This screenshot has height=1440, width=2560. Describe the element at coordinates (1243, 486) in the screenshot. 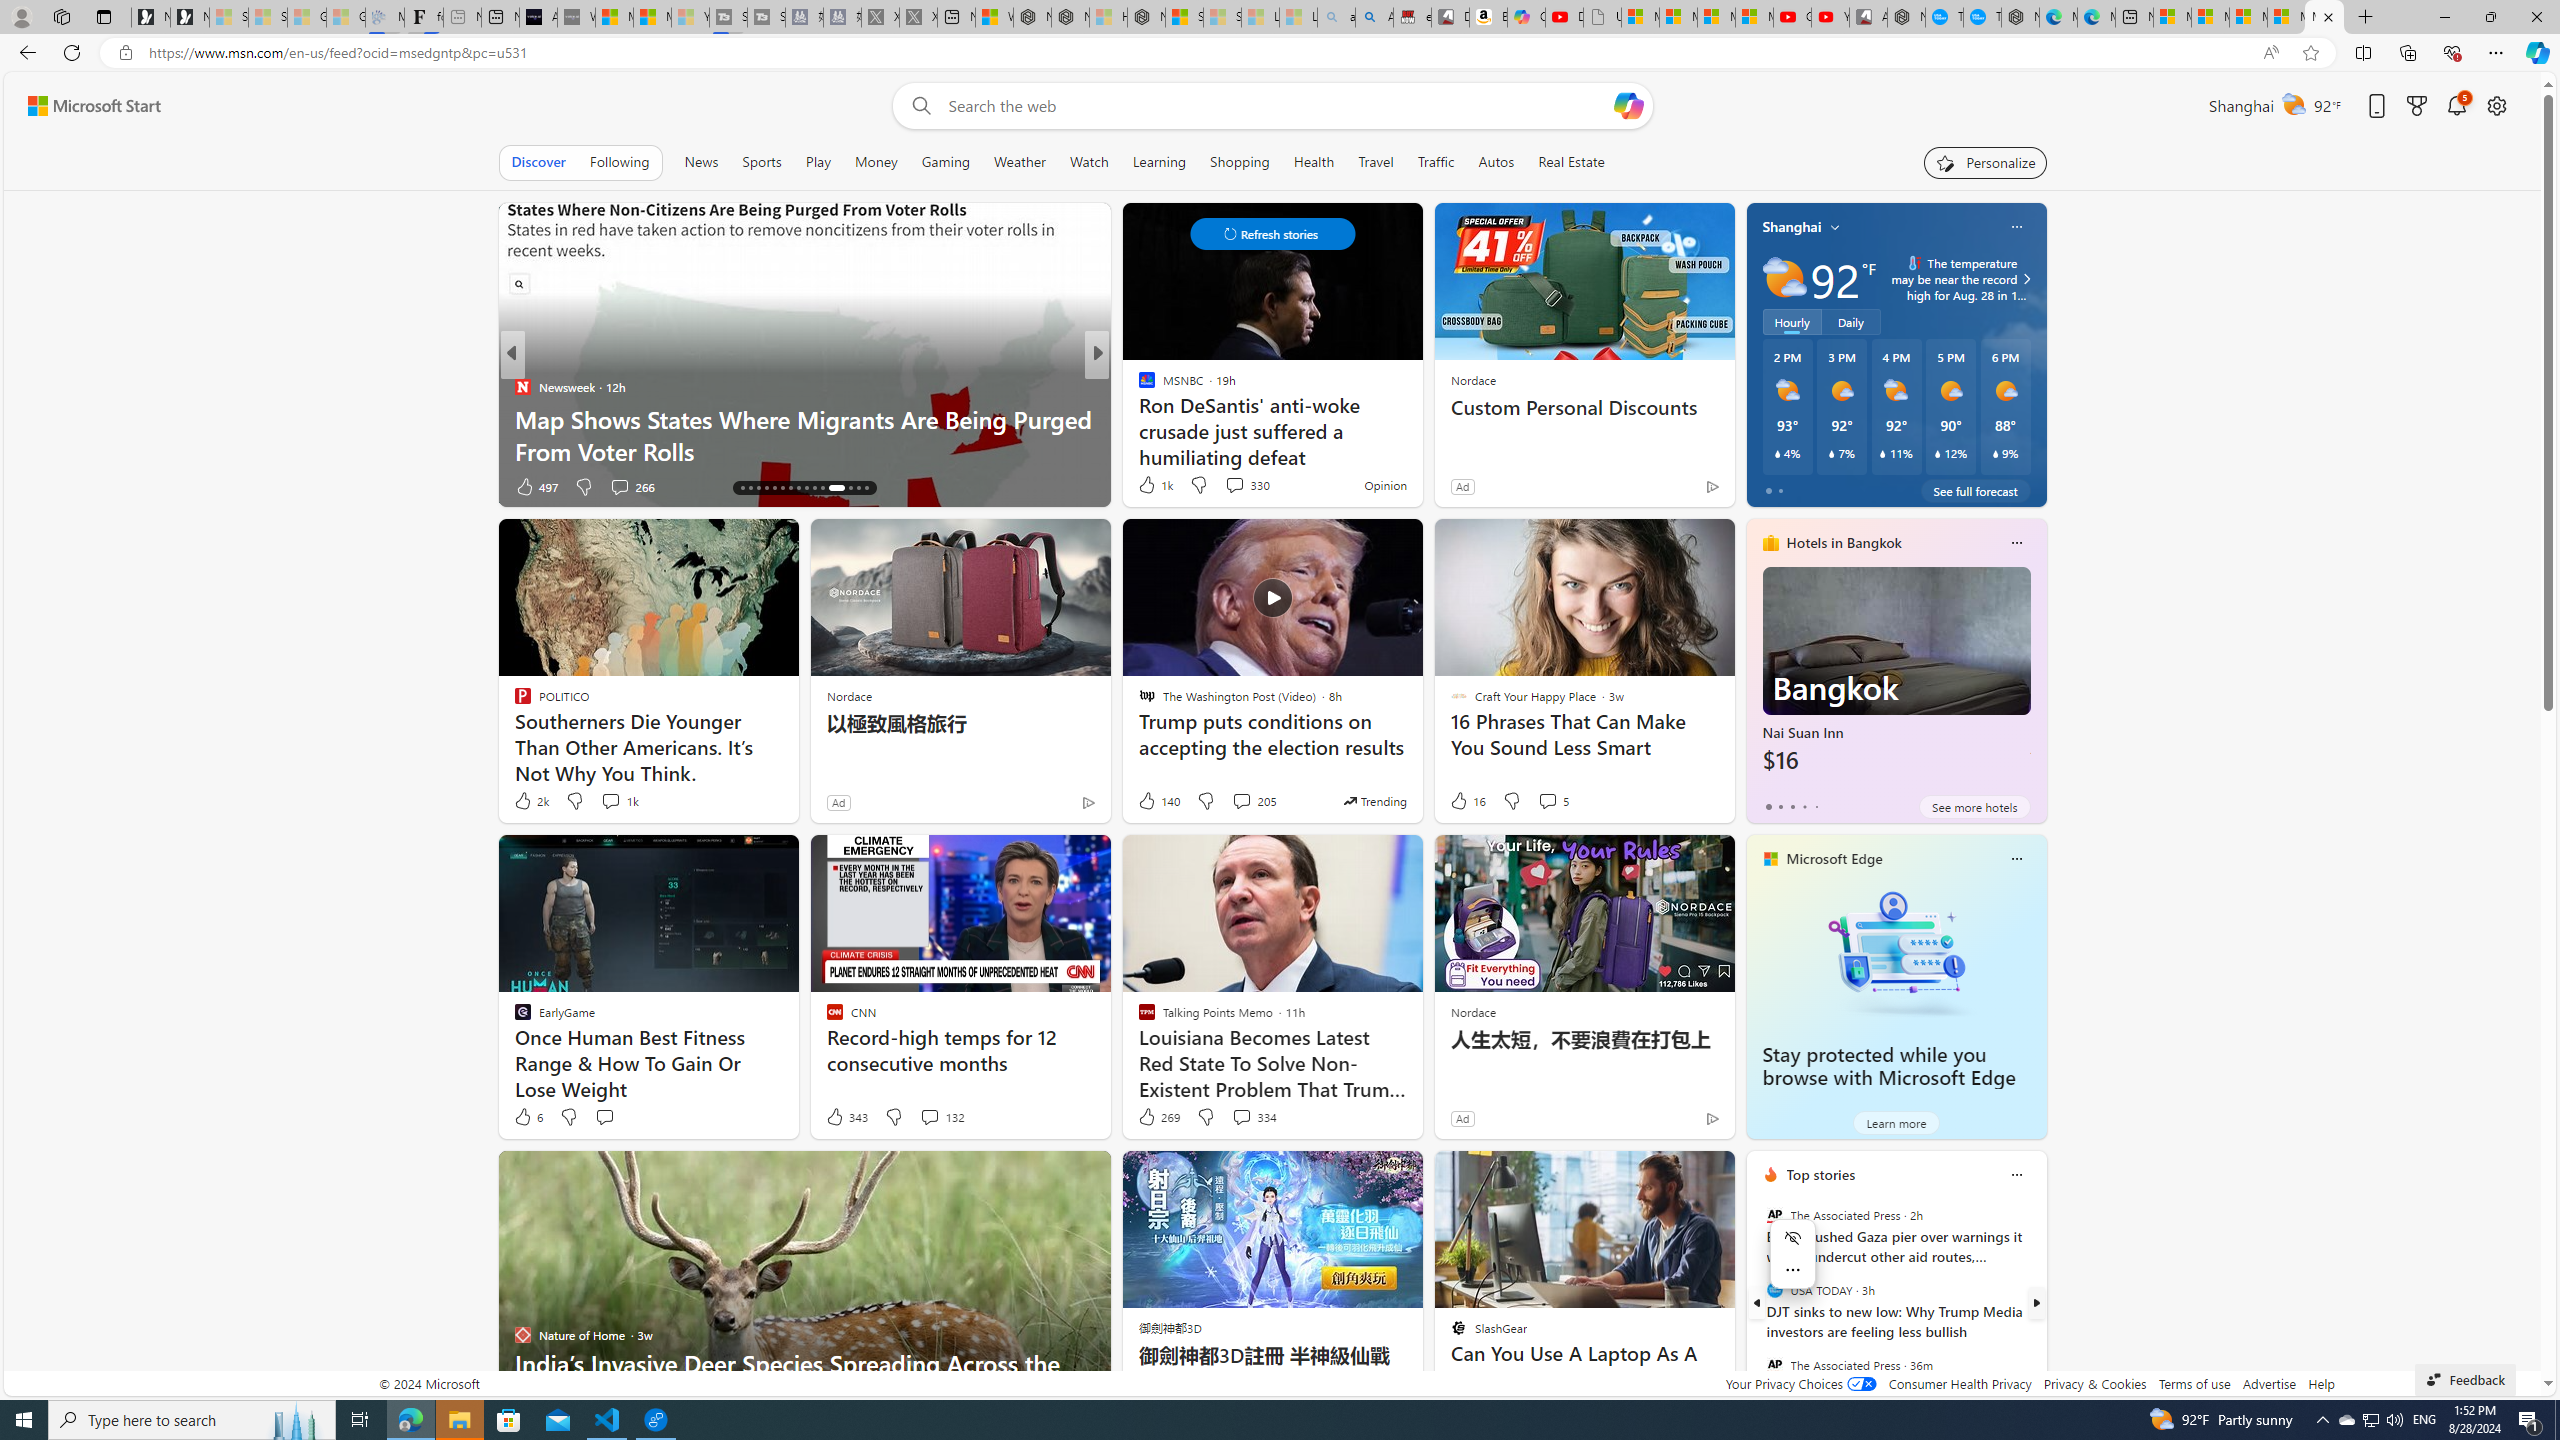

I see `'View comments 96 Comment'` at that location.